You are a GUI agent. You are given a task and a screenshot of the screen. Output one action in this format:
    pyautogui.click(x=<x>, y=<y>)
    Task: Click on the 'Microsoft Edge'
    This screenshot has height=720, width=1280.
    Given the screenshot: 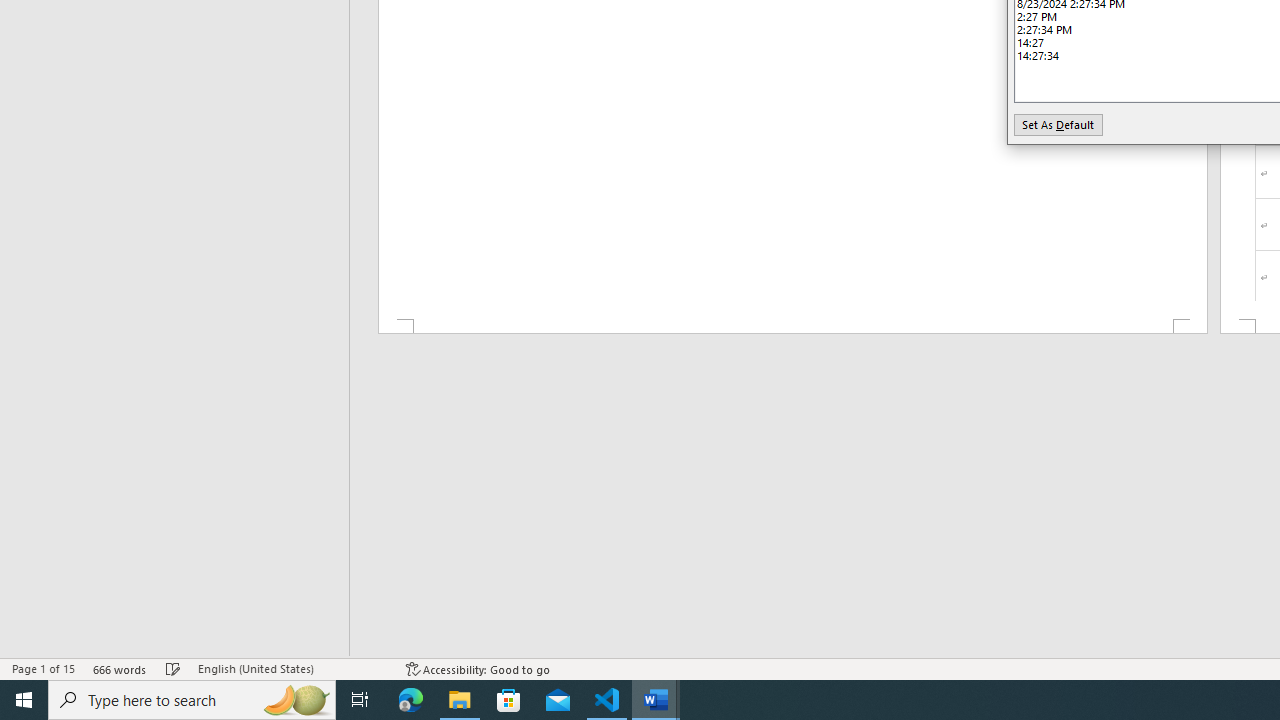 What is the action you would take?
    pyautogui.click(x=410, y=698)
    